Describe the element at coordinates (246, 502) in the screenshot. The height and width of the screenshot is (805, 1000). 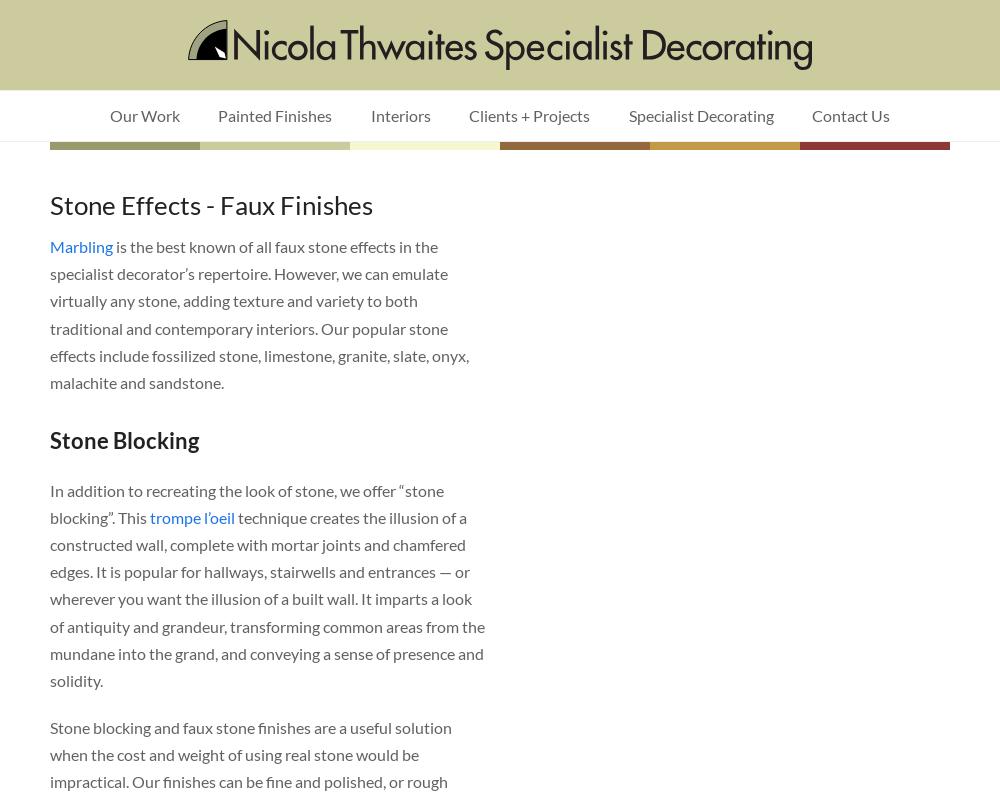
I see `'In addition to recreating the look of stone, we offer “stone blocking”. This'` at that location.